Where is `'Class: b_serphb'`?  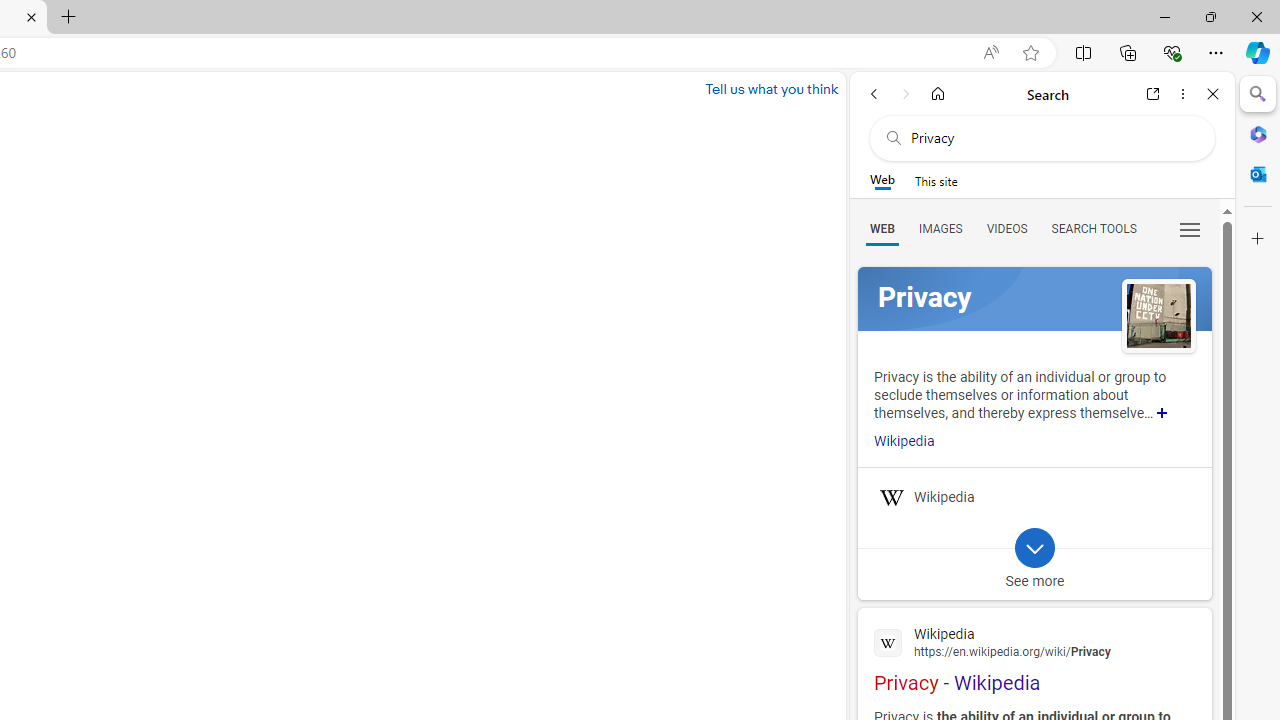 'Class: b_serphb' is located at coordinates (1190, 229).